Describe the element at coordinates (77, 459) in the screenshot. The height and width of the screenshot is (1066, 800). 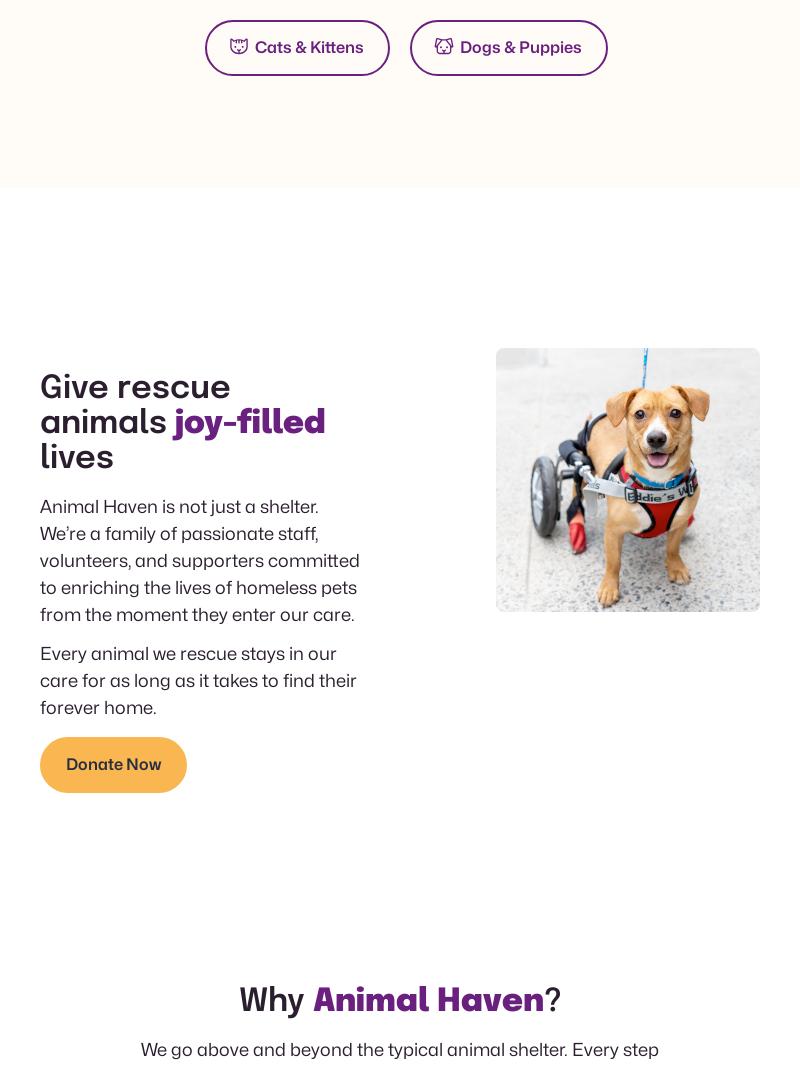
I see `'lives'` at that location.